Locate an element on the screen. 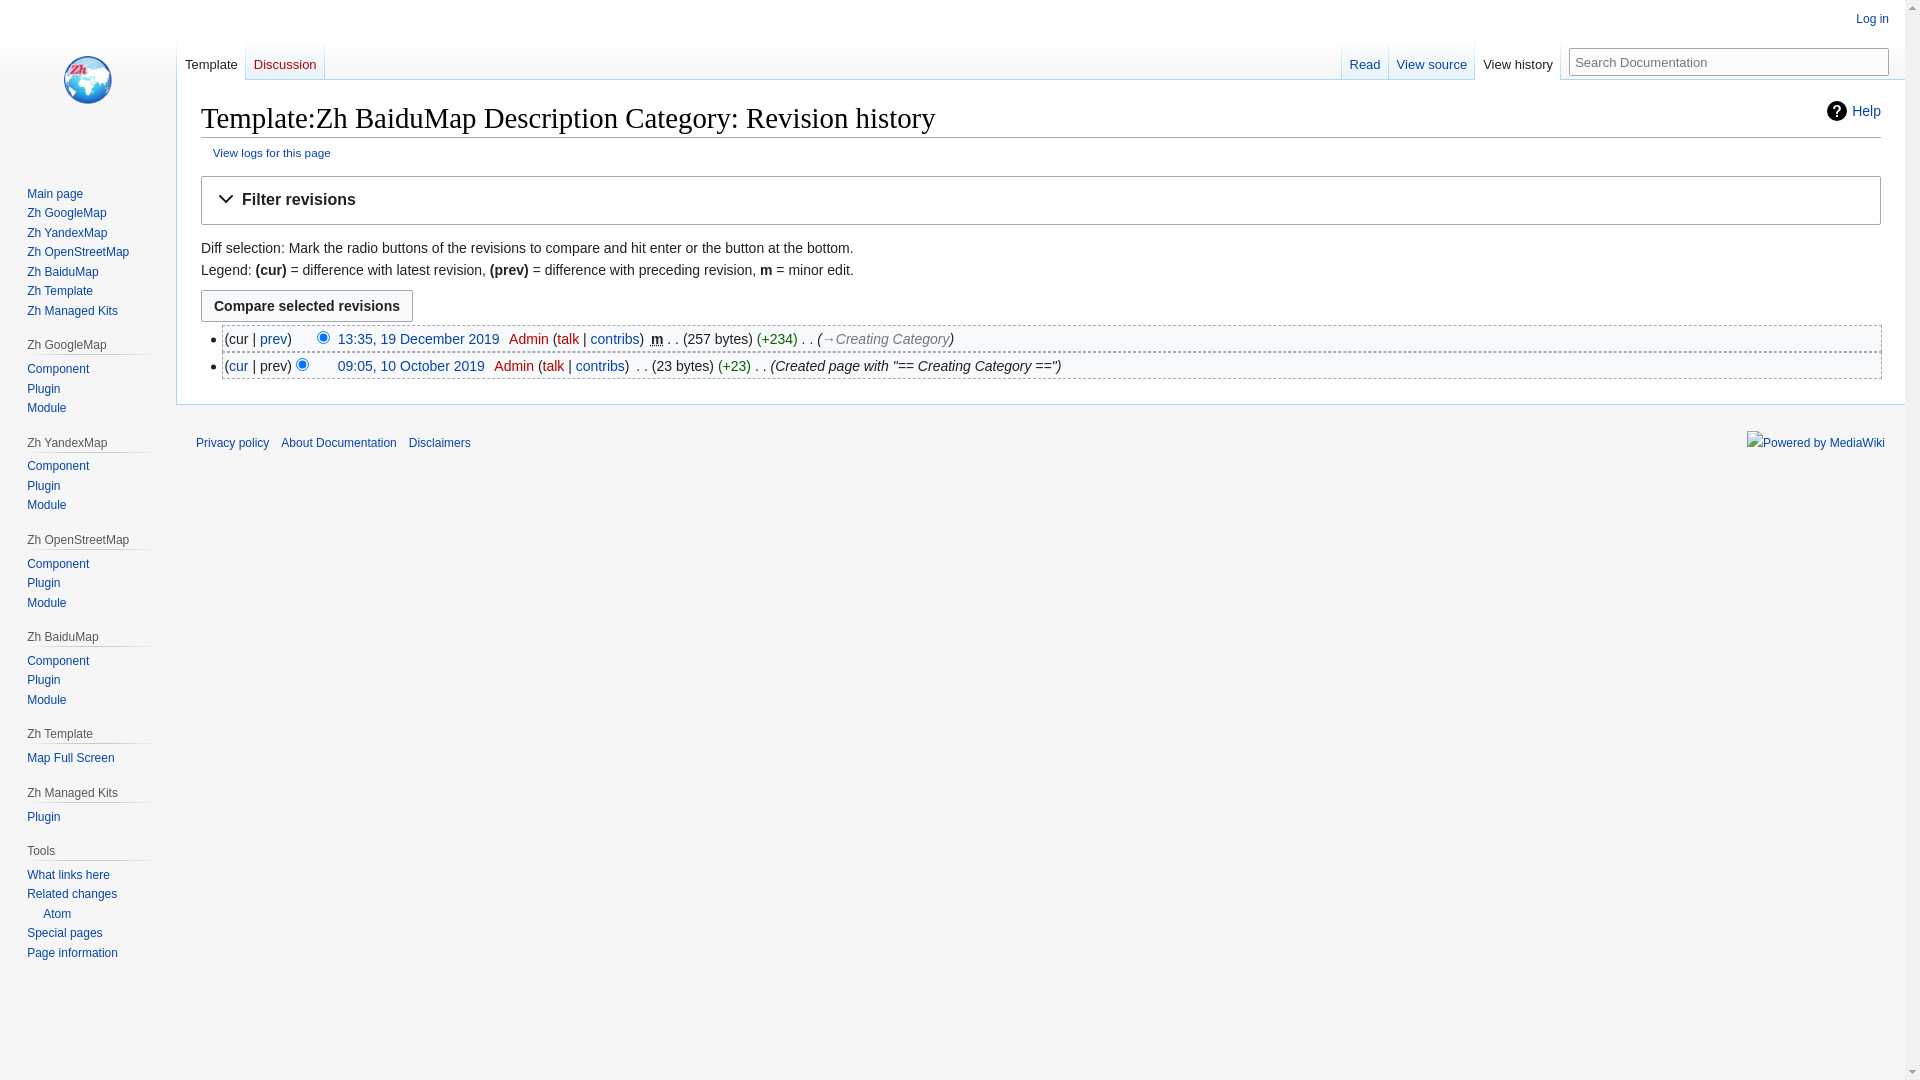 This screenshot has width=1920, height=1080. 'Admin' is located at coordinates (513, 366).